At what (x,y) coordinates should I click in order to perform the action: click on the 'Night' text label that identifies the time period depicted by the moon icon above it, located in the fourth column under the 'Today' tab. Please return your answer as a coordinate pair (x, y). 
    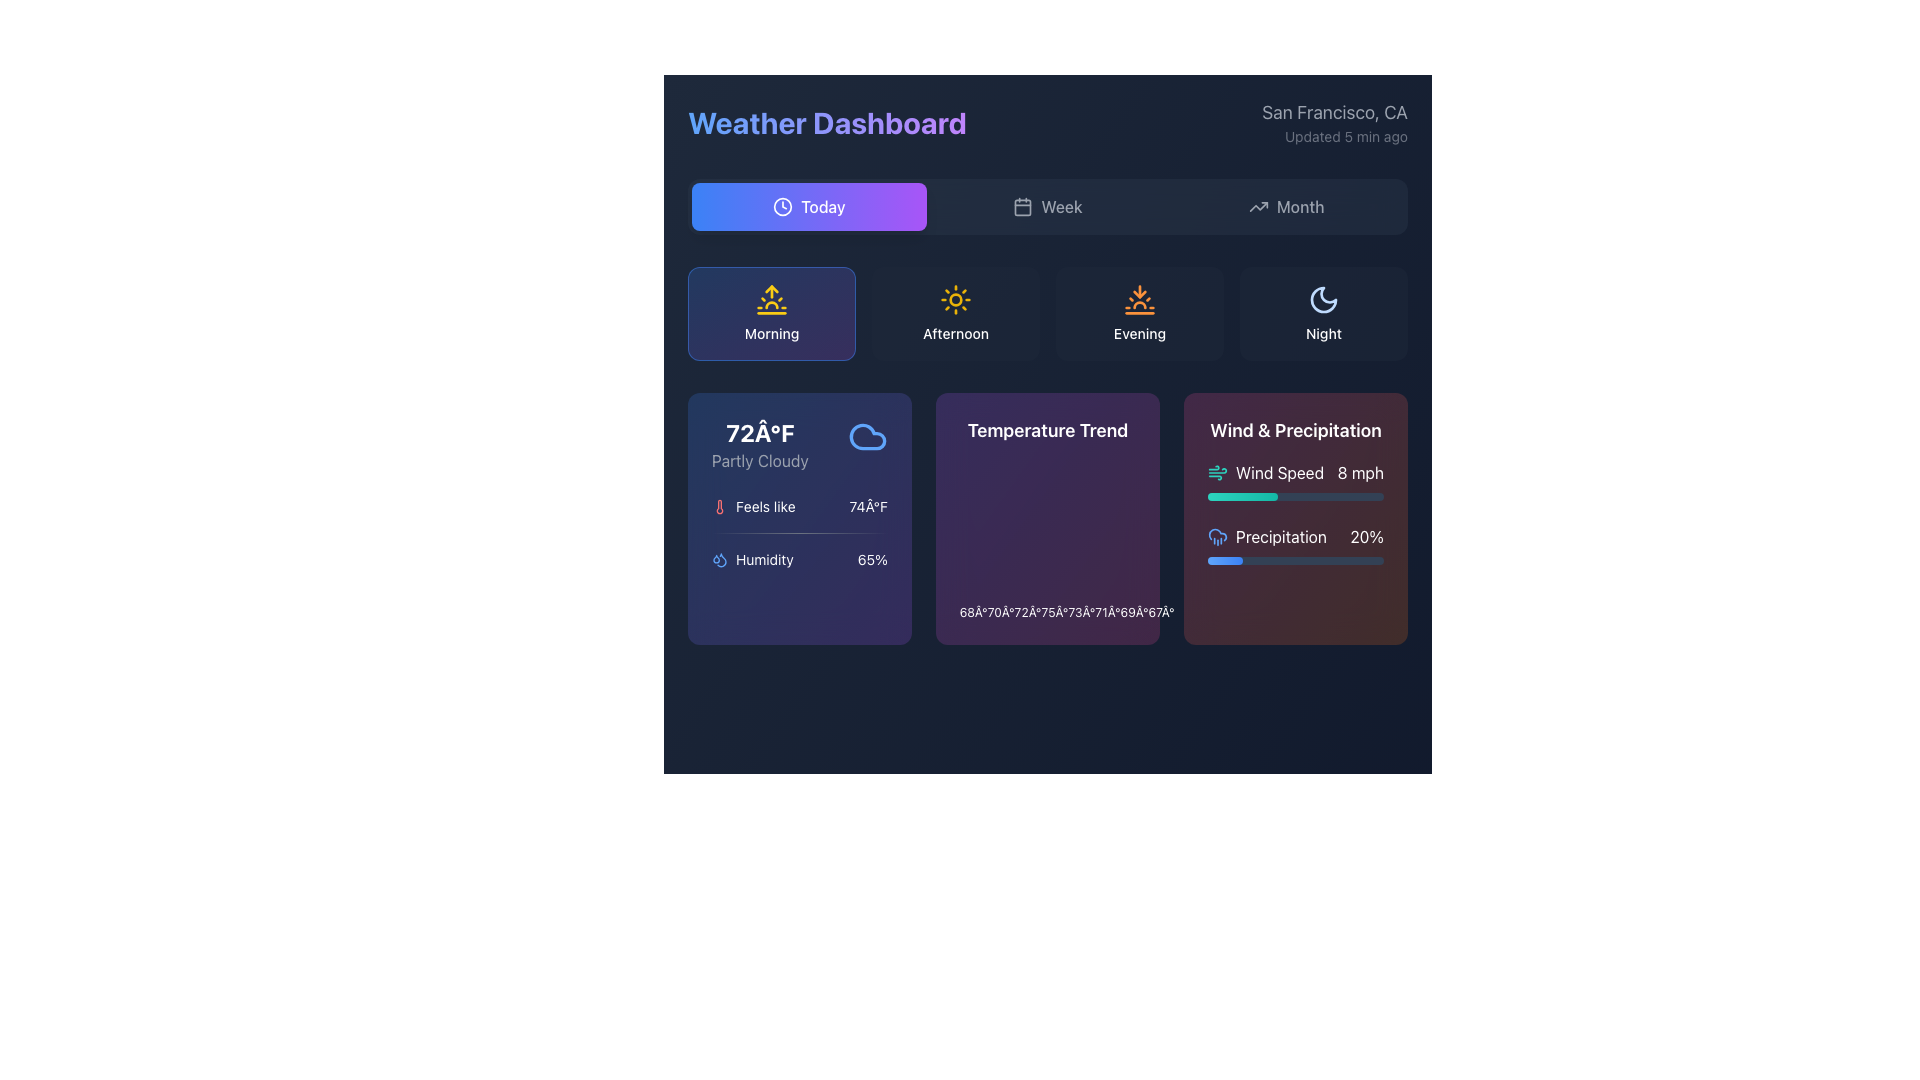
    Looking at the image, I should click on (1324, 333).